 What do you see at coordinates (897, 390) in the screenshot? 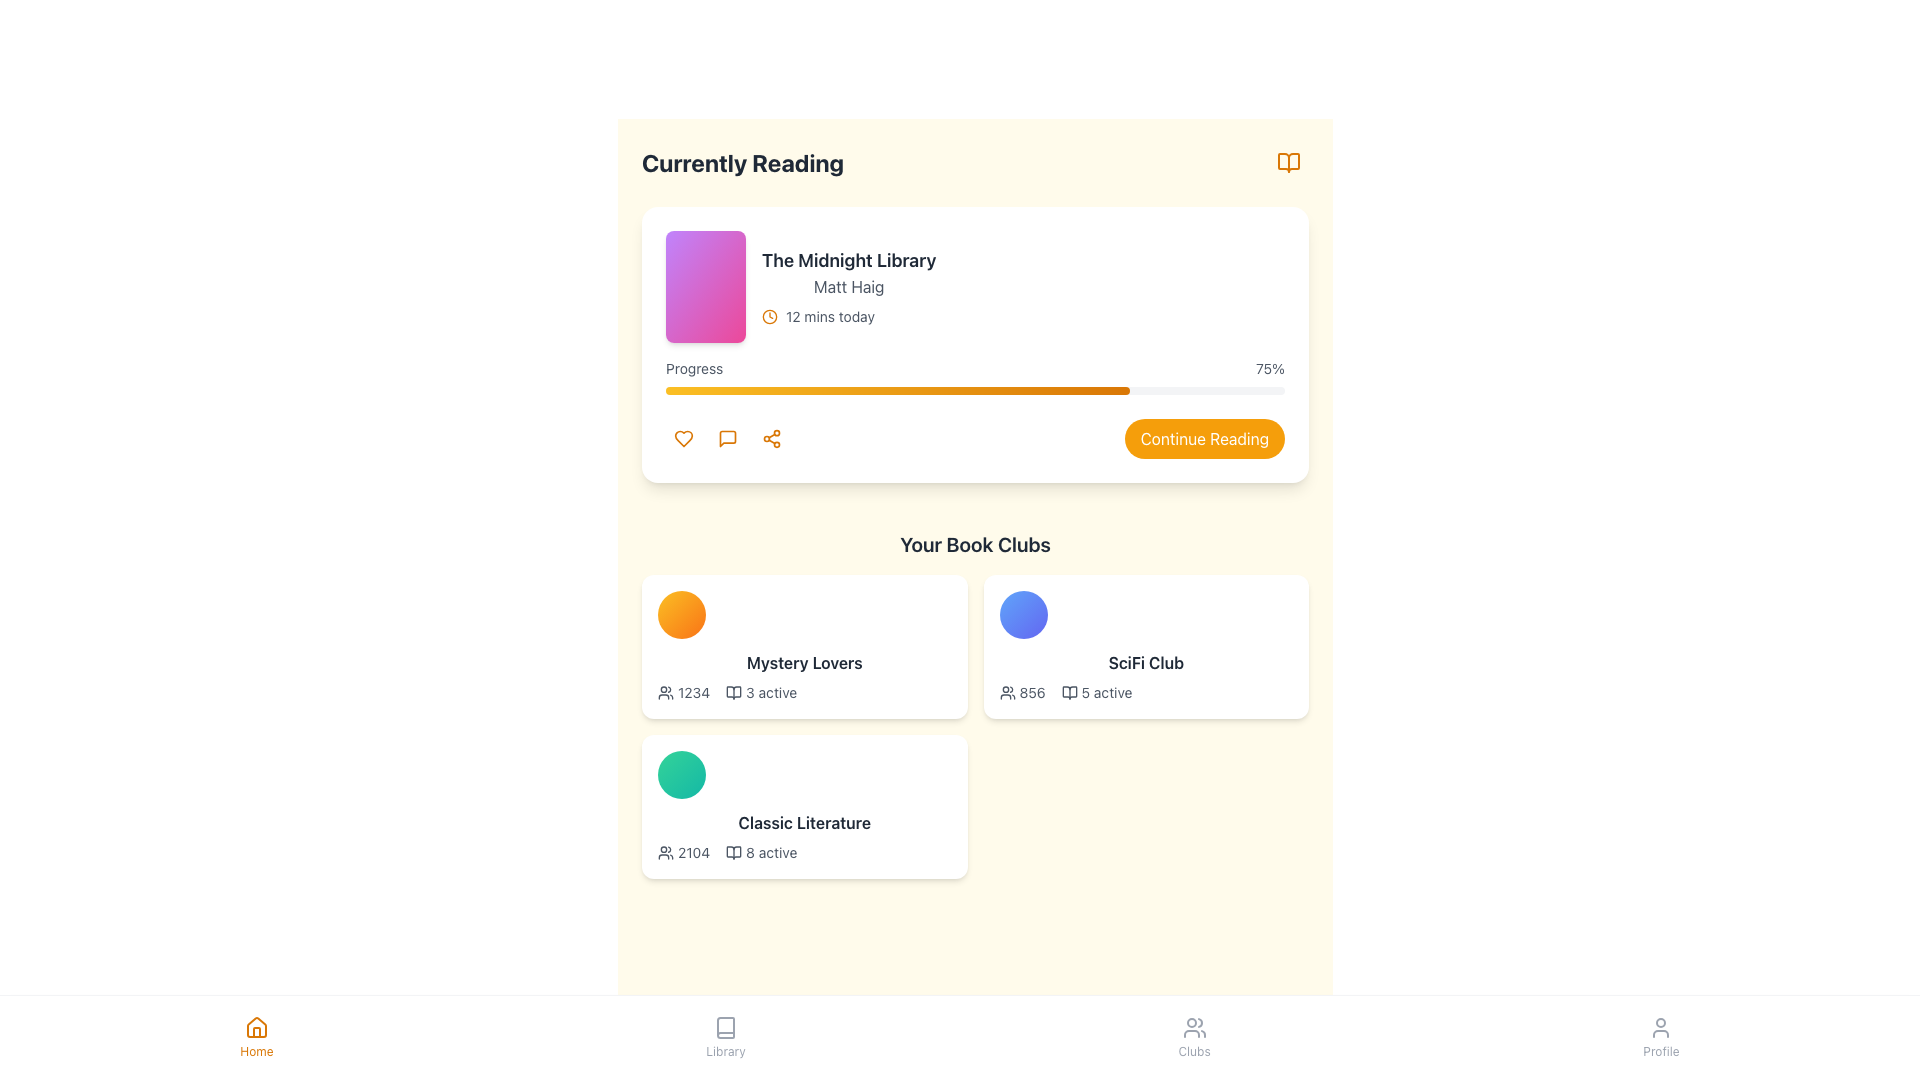
I see `the Progress Bar Indicator, which is filled to approximately 75% with a gradient color transition from amber to orange, located in the 'Currently Reading' section just below the book details` at bounding box center [897, 390].